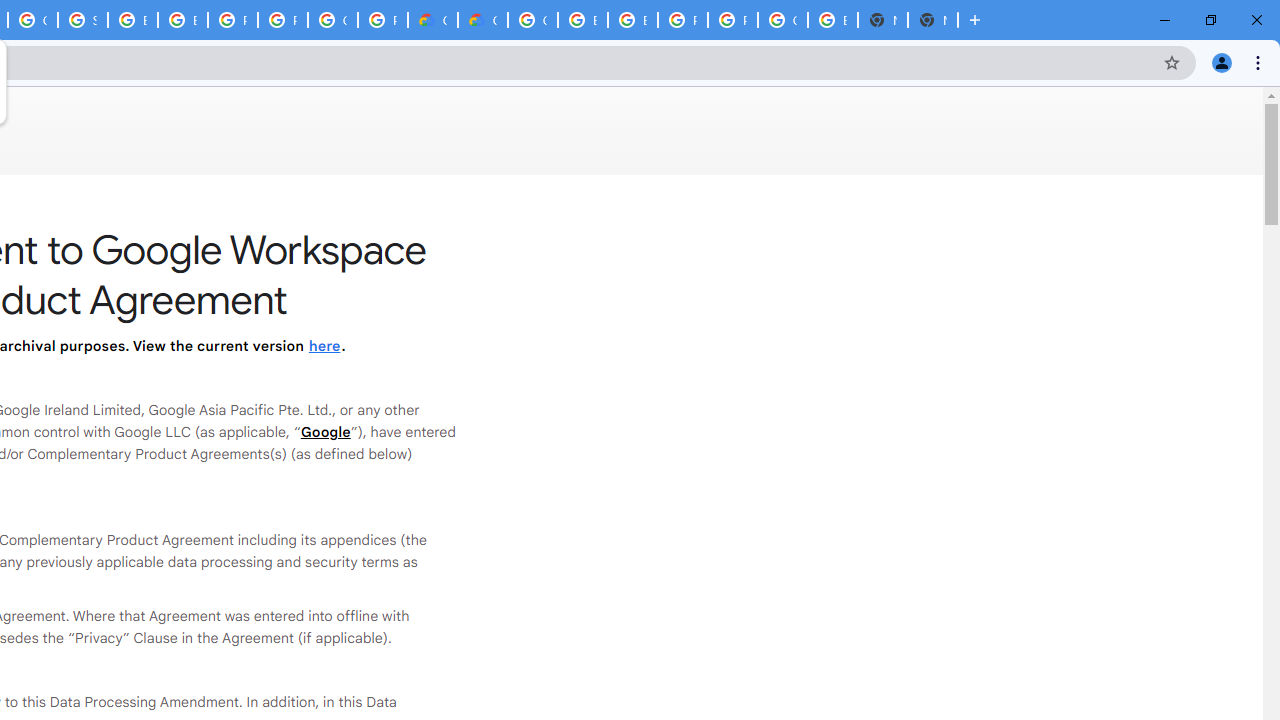 The height and width of the screenshot is (720, 1280). What do you see at coordinates (333, 20) in the screenshot?
I see `'Google Cloud Platform'` at bounding box center [333, 20].